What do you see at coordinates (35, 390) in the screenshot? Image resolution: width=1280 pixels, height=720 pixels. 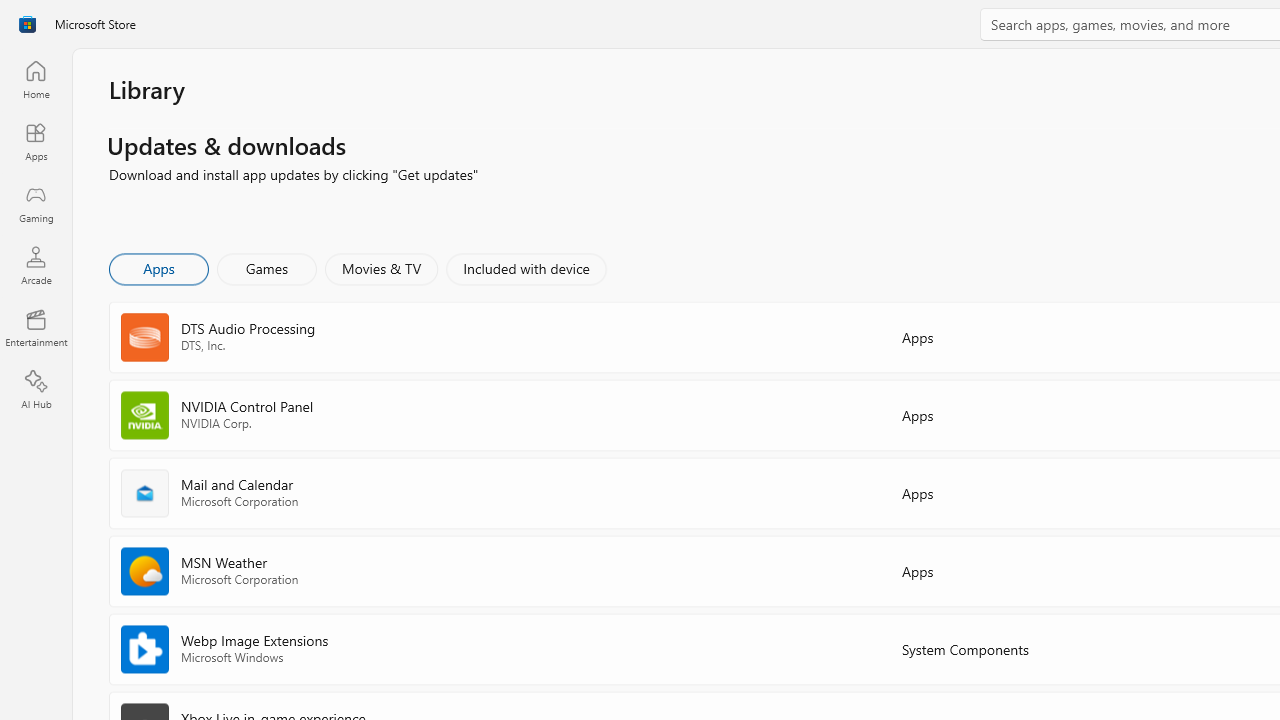 I see `'AI Hub'` at bounding box center [35, 390].